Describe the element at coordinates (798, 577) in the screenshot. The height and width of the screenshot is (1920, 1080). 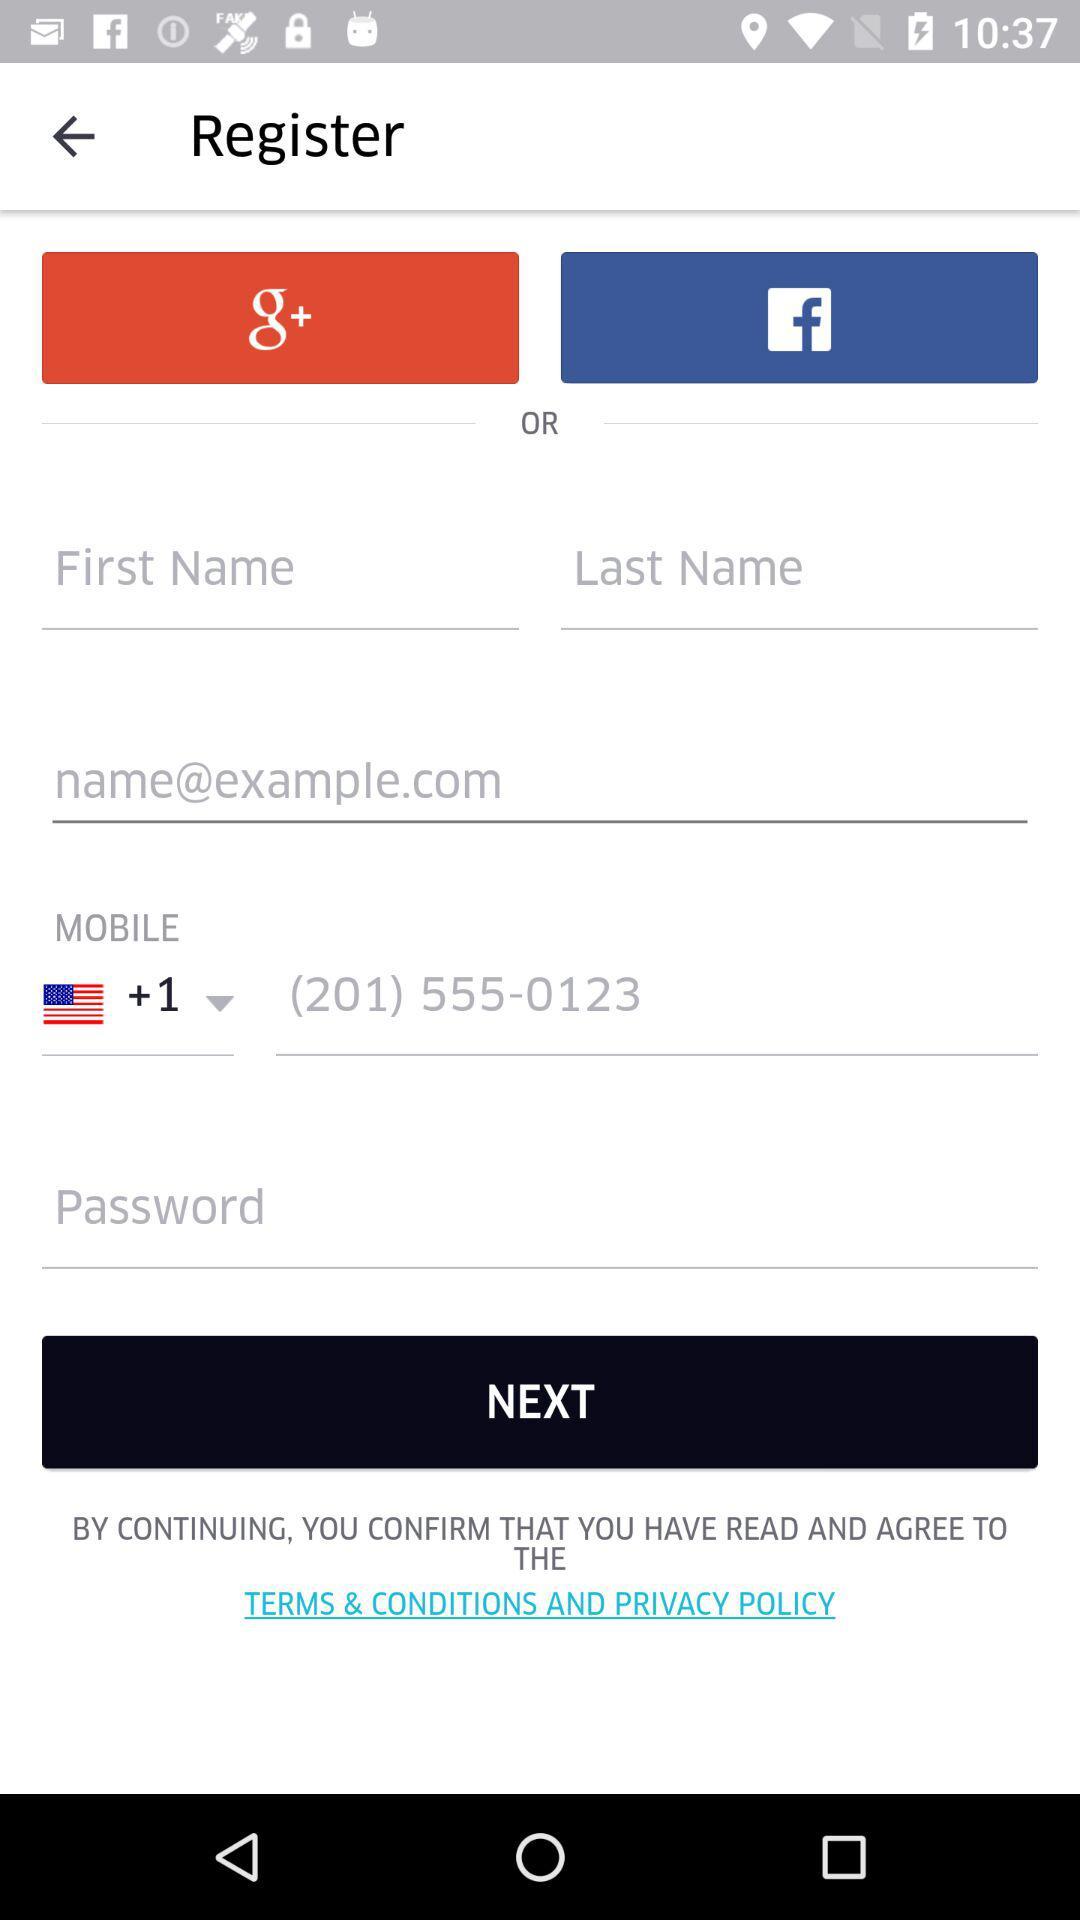
I see `your last name` at that location.